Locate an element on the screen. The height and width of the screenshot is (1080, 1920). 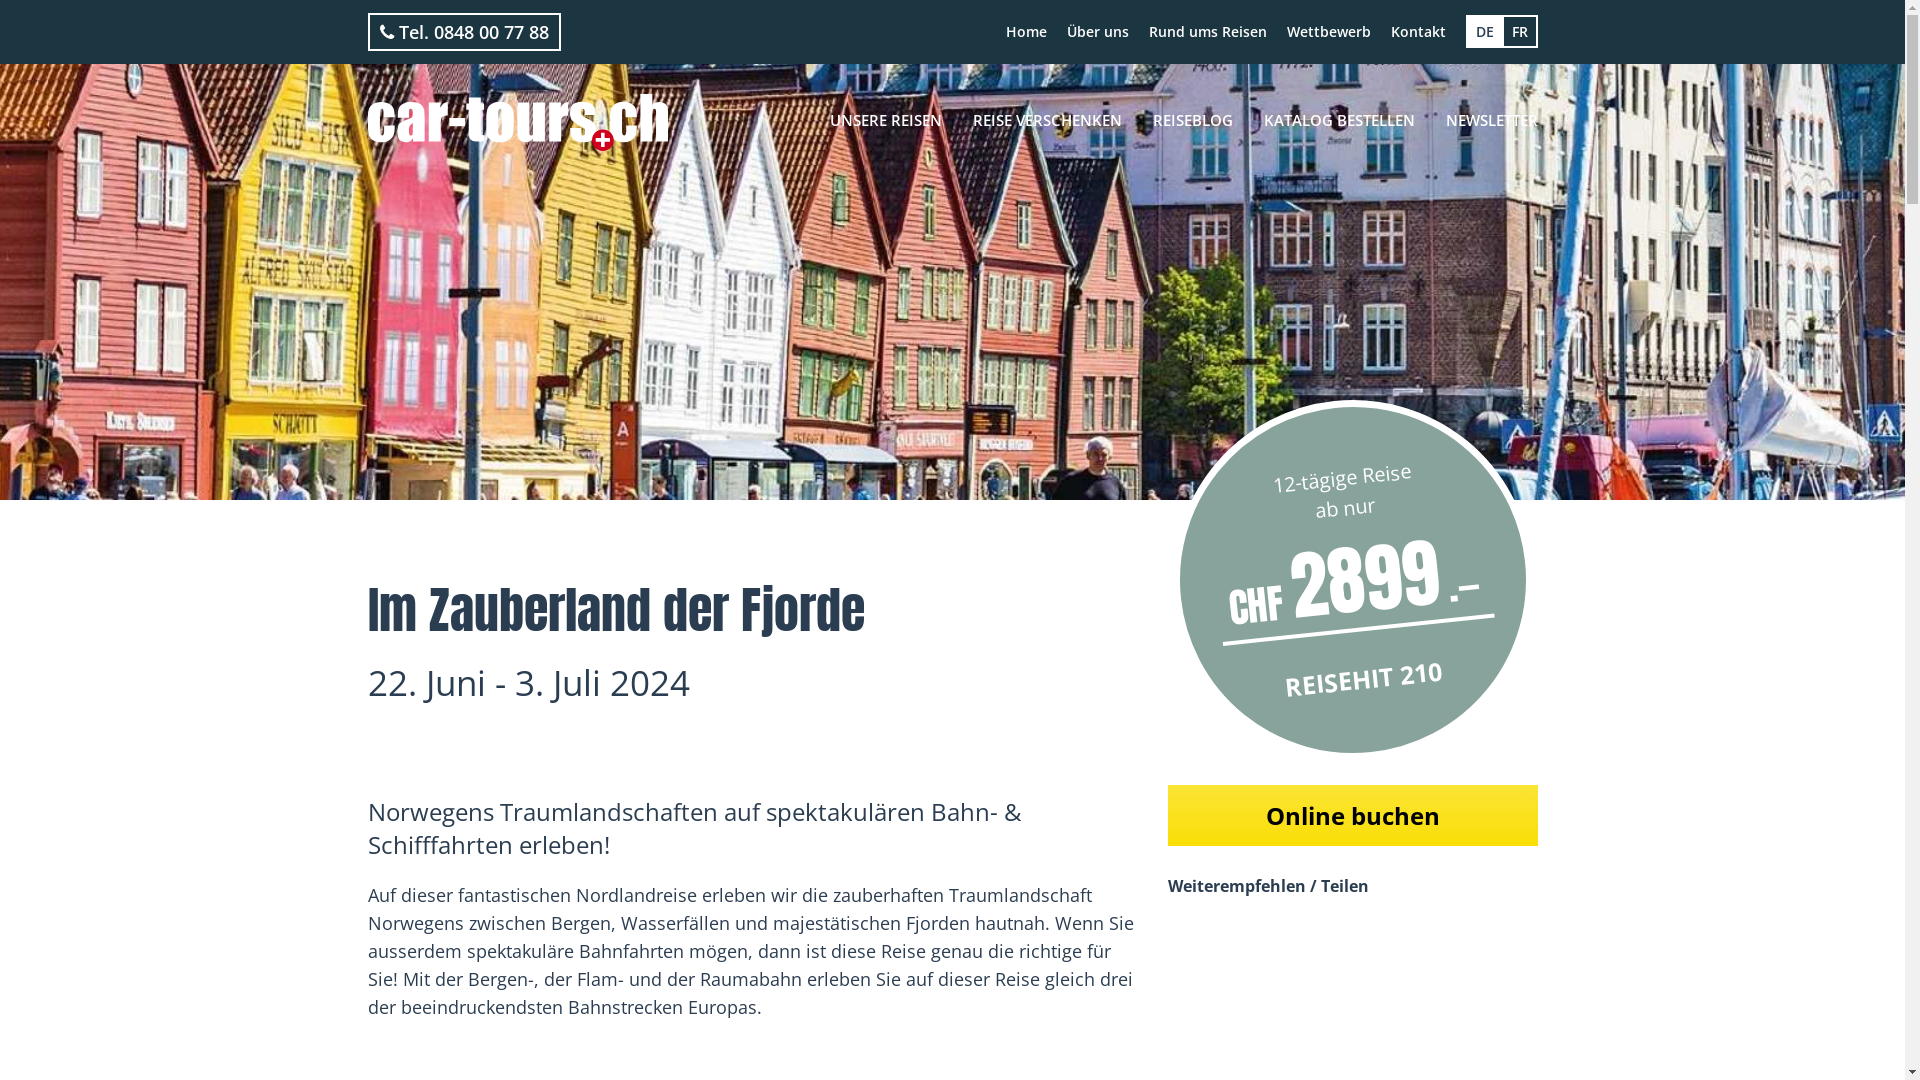
'Rund ums Reisen' is located at coordinates (1205, 31).